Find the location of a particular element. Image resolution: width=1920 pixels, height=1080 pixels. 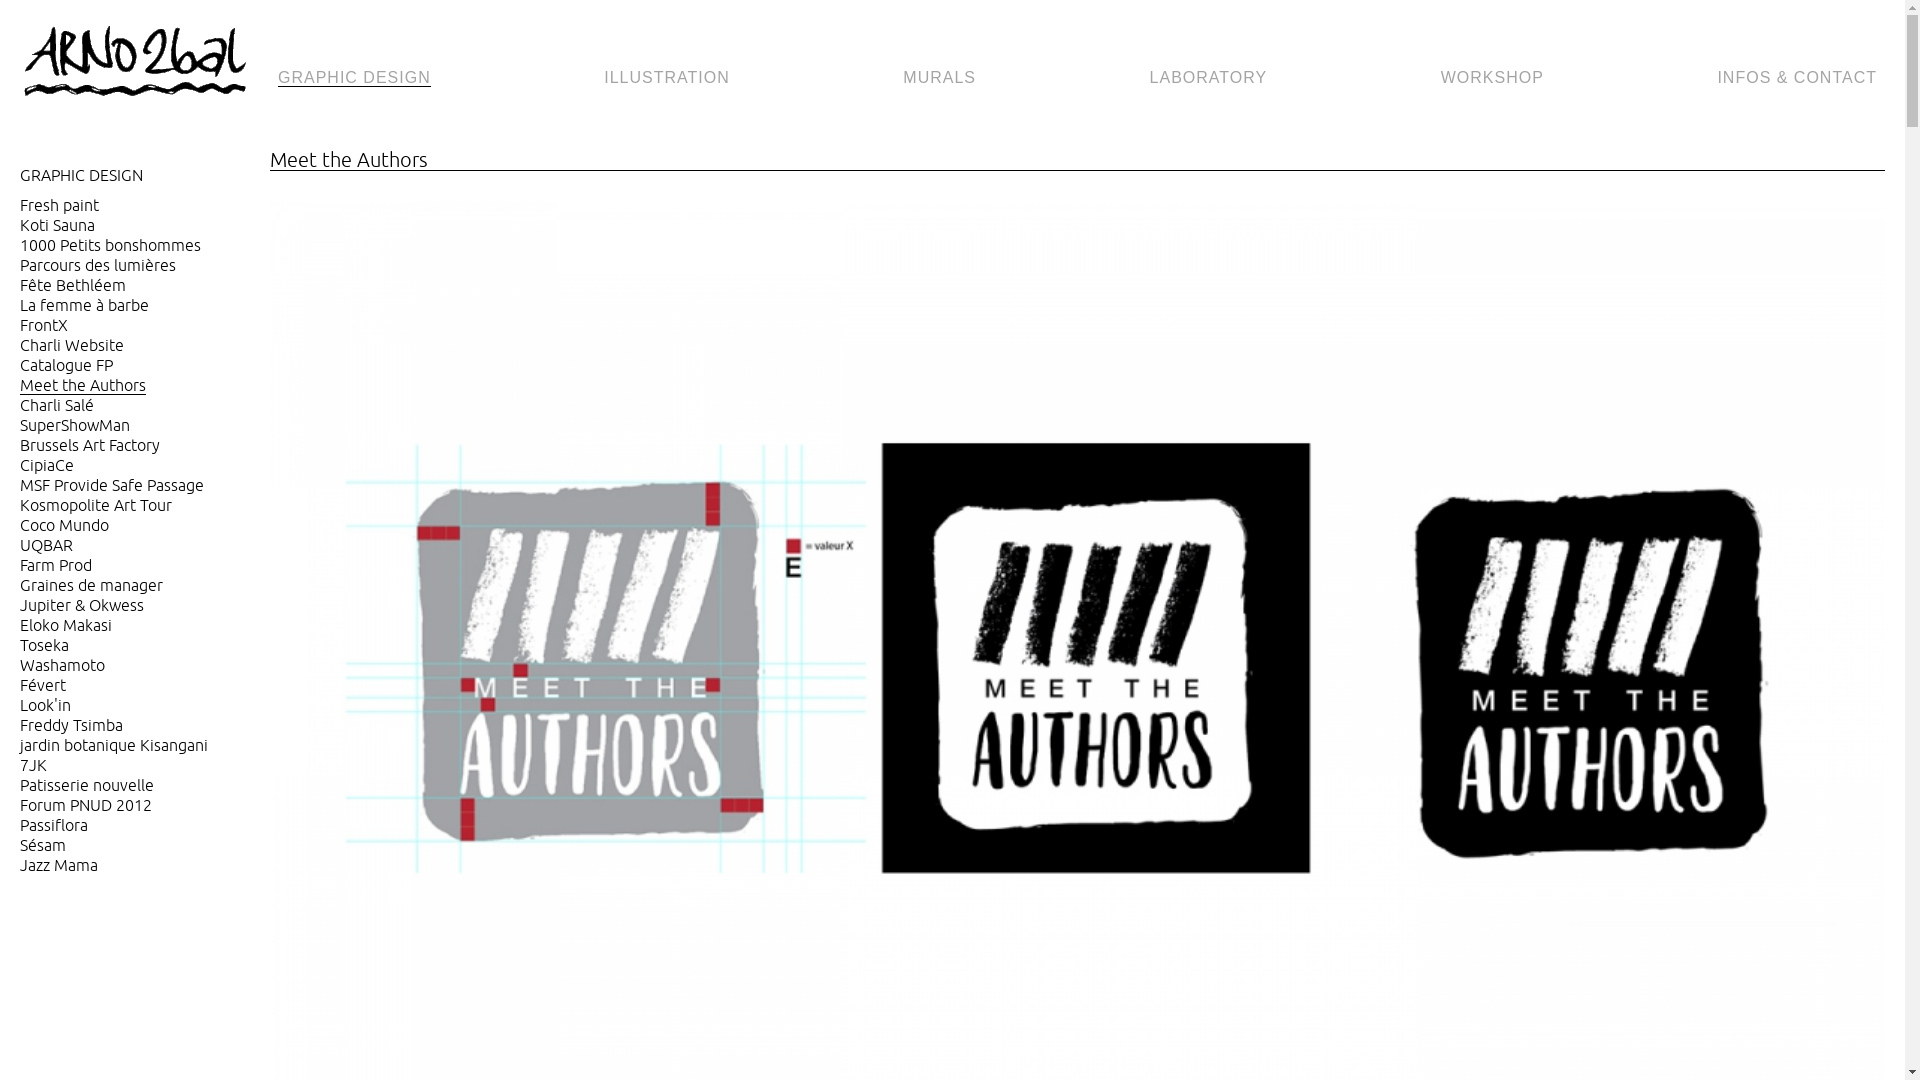

'Freddy Tsimba' is located at coordinates (71, 725).